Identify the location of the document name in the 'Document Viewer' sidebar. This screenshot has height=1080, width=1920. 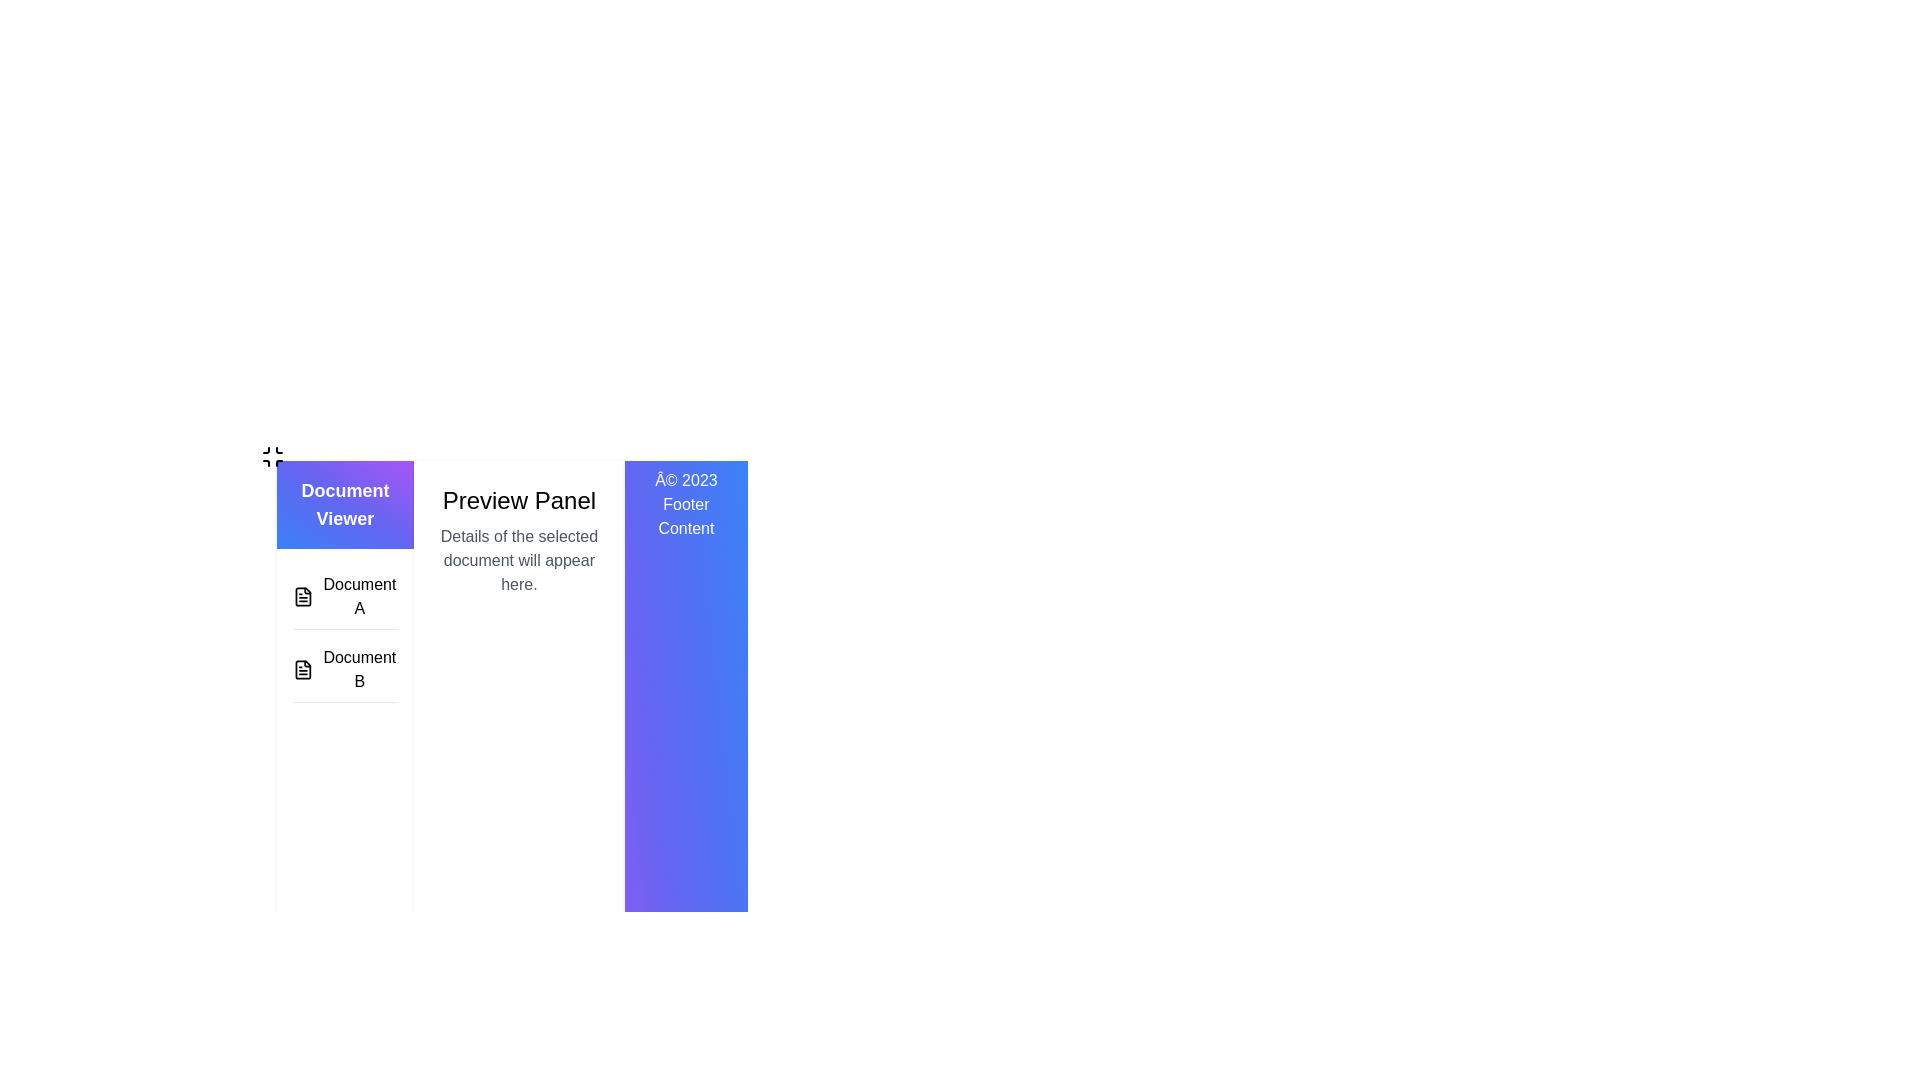
(345, 633).